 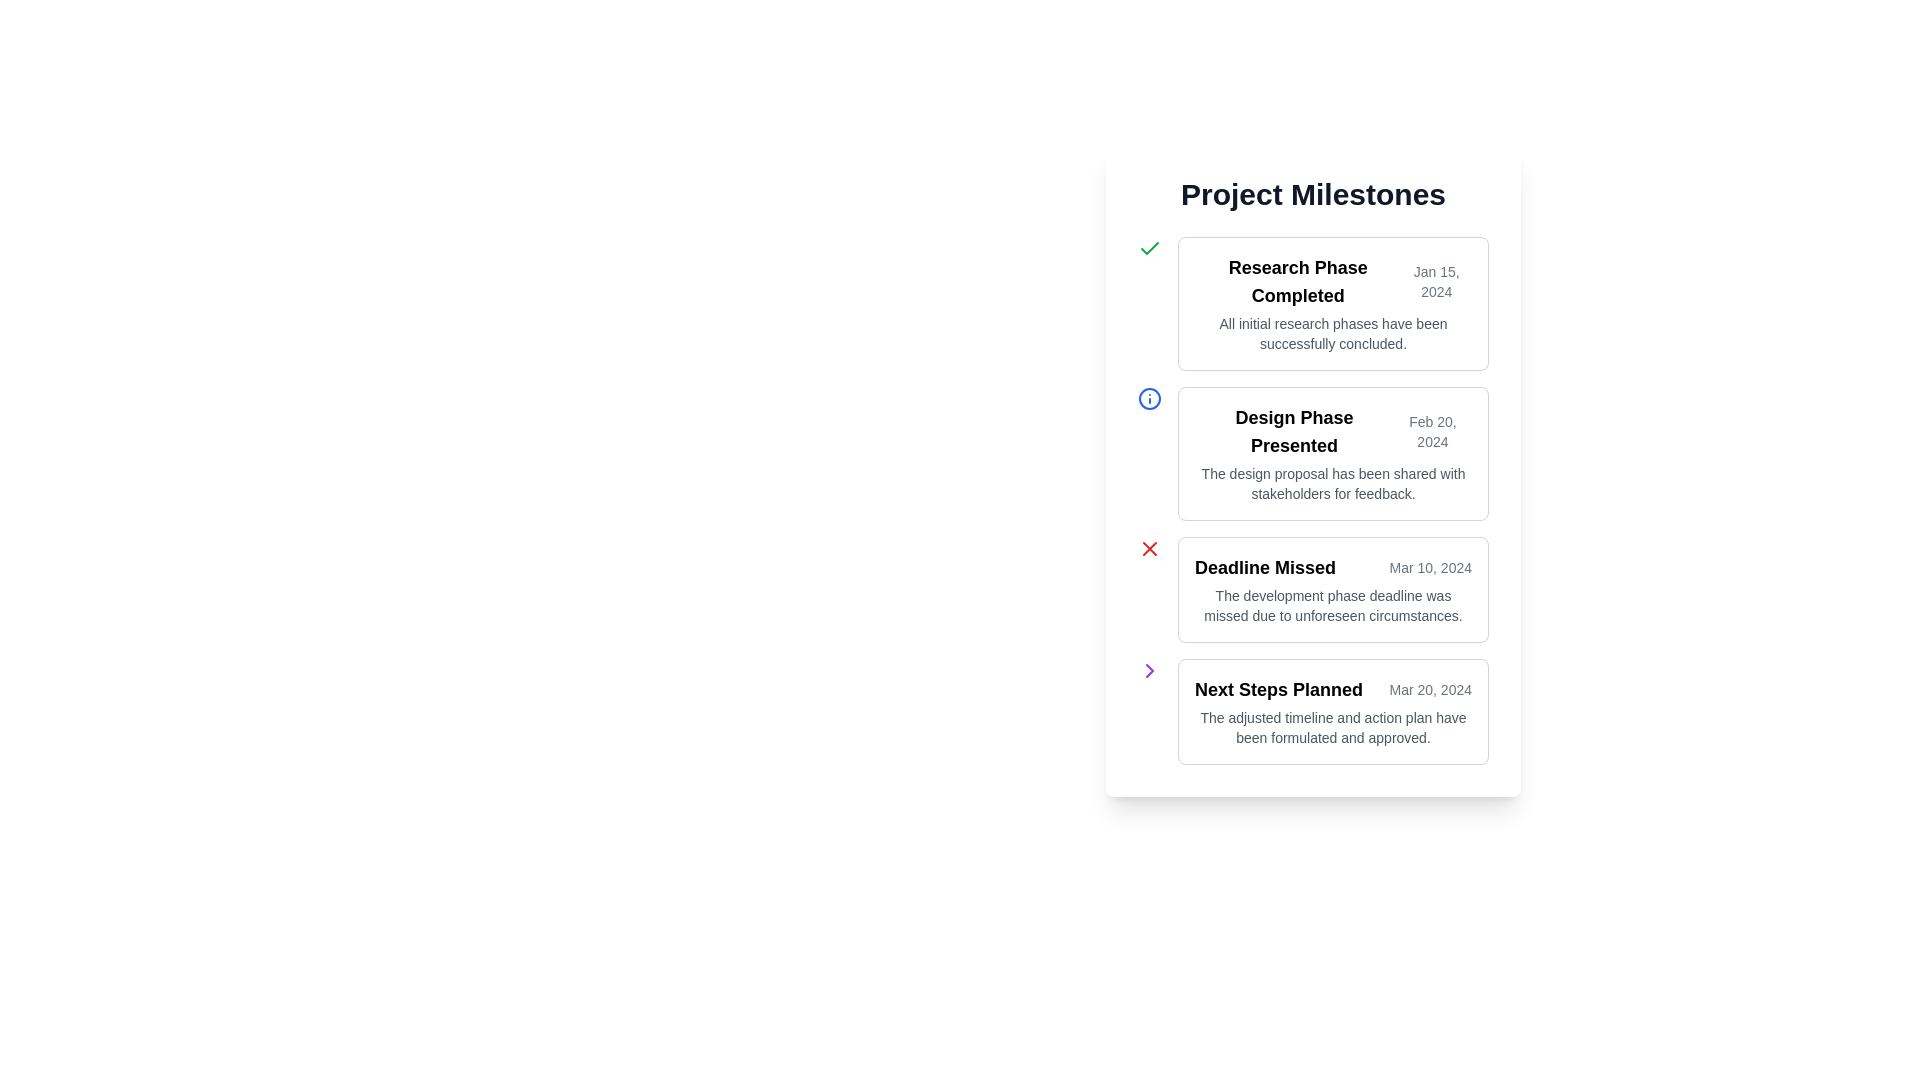 What do you see at coordinates (1150, 248) in the screenshot?
I see `the SVG-based check mark icon indicating the completion status of the 'Research Phase Completed' milestone to interact with the milestone` at bounding box center [1150, 248].